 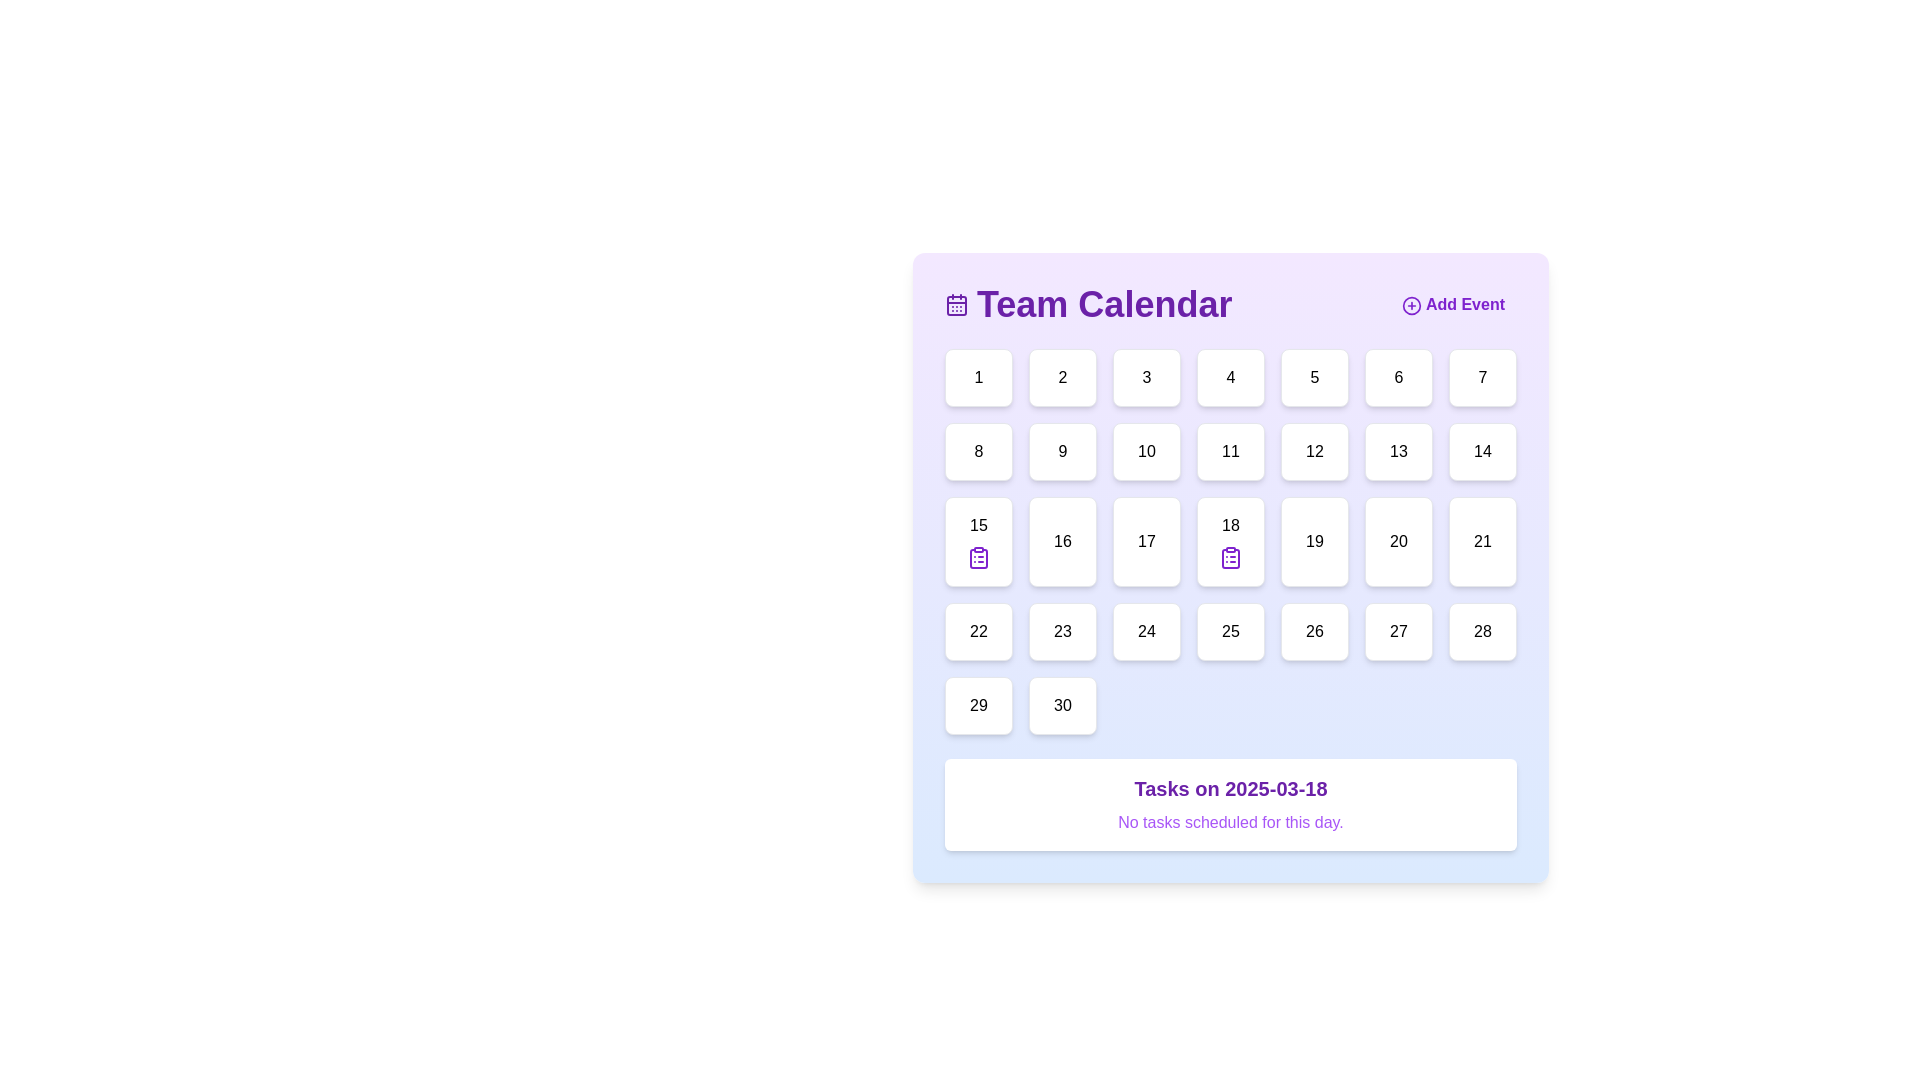 What do you see at coordinates (1315, 632) in the screenshot?
I see `the button representing the specific date in the calendar located at the fifth row and fifth column` at bounding box center [1315, 632].